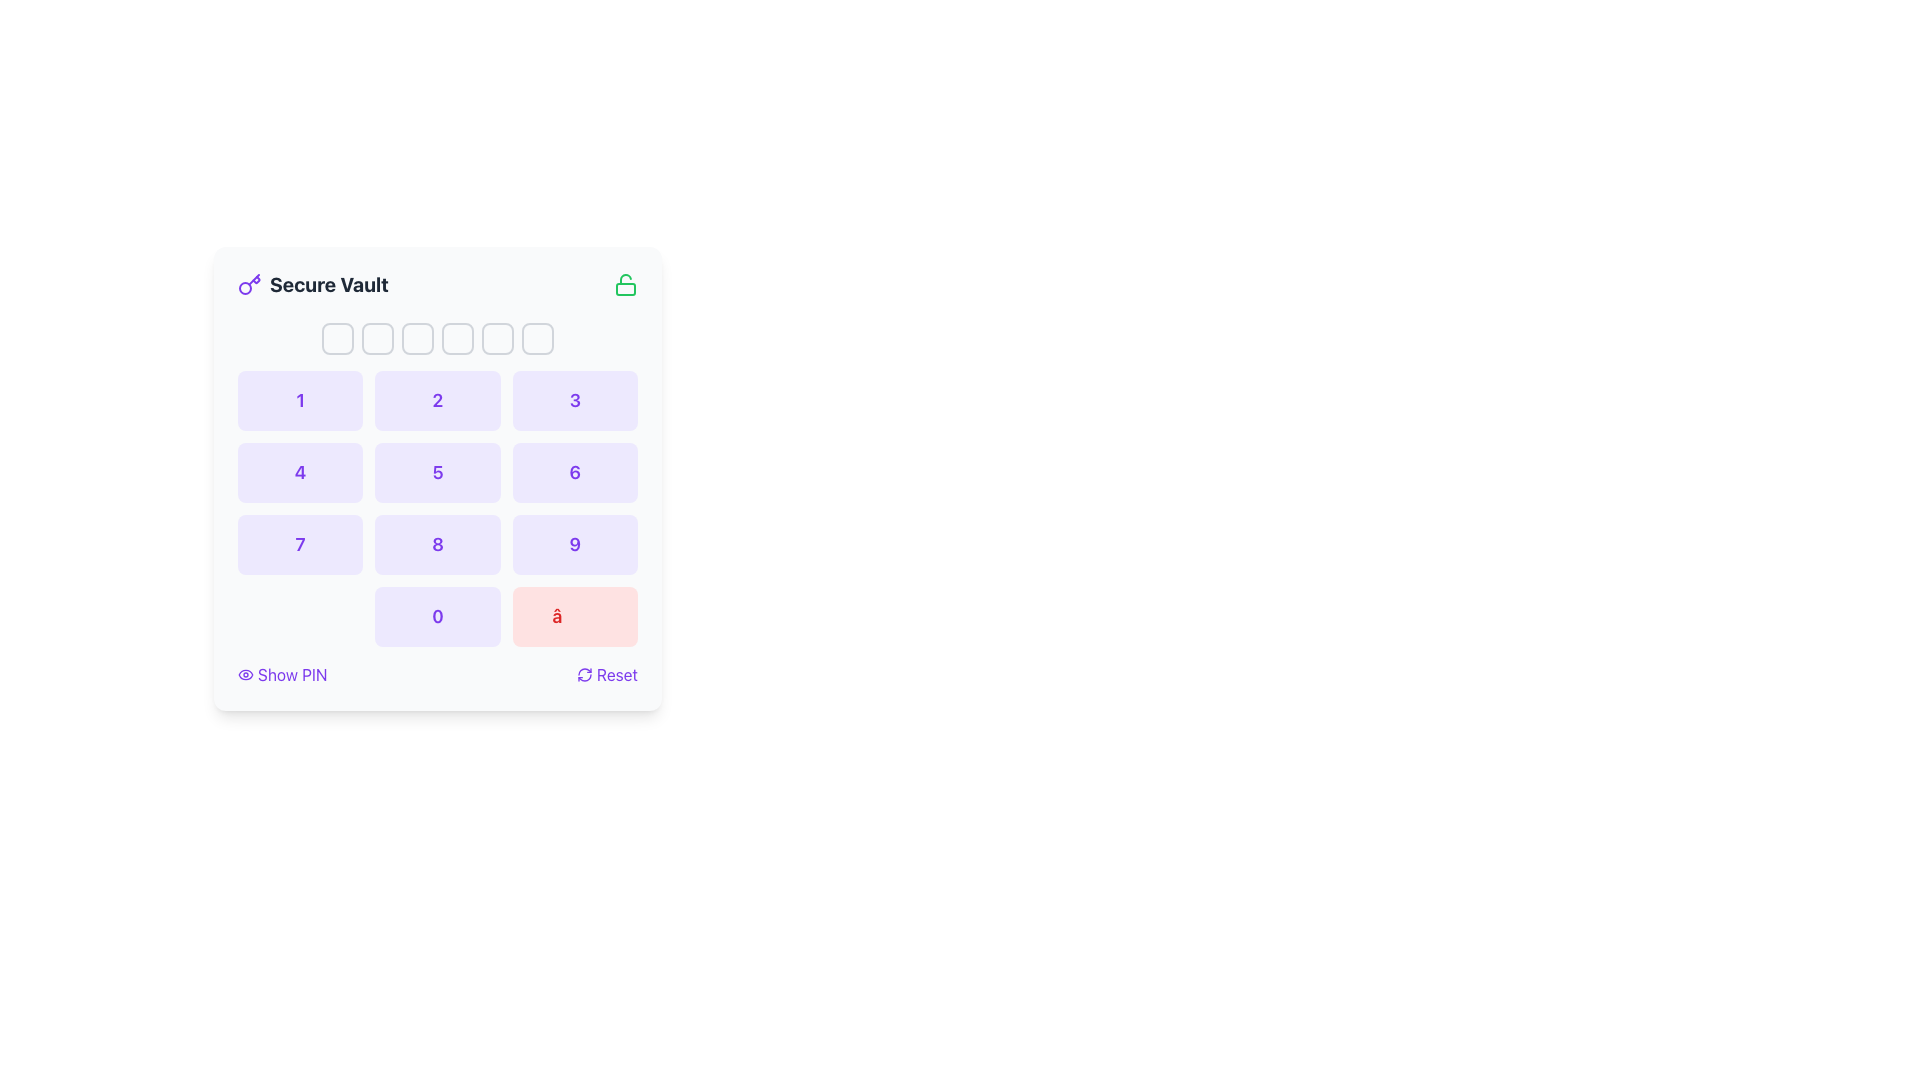  What do you see at coordinates (574, 544) in the screenshot?
I see `the button labeled '9', a rounded rectangle with a lavender background, to observe the hover effect with a darker lavender background` at bounding box center [574, 544].